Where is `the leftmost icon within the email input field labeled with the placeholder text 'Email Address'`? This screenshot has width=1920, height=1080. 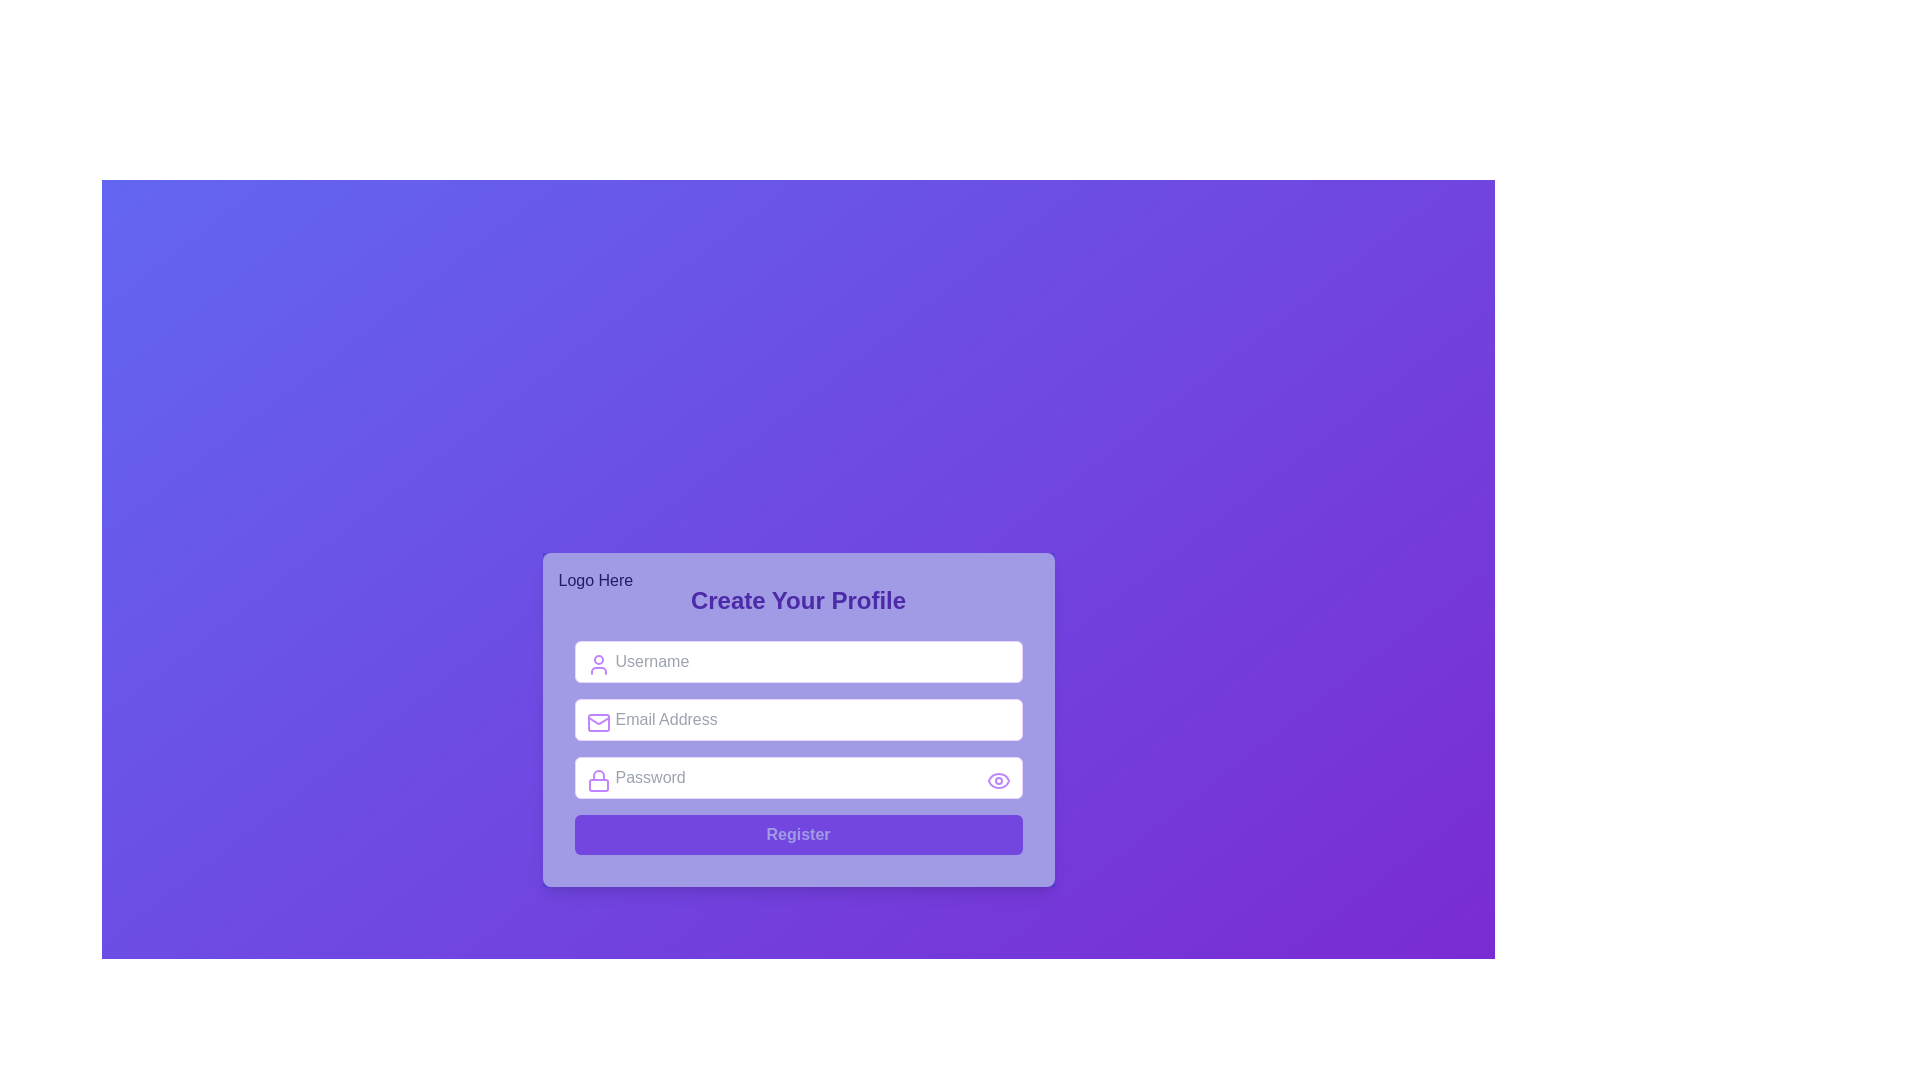 the leftmost icon within the email input field labeled with the placeholder text 'Email Address' is located at coordinates (597, 722).